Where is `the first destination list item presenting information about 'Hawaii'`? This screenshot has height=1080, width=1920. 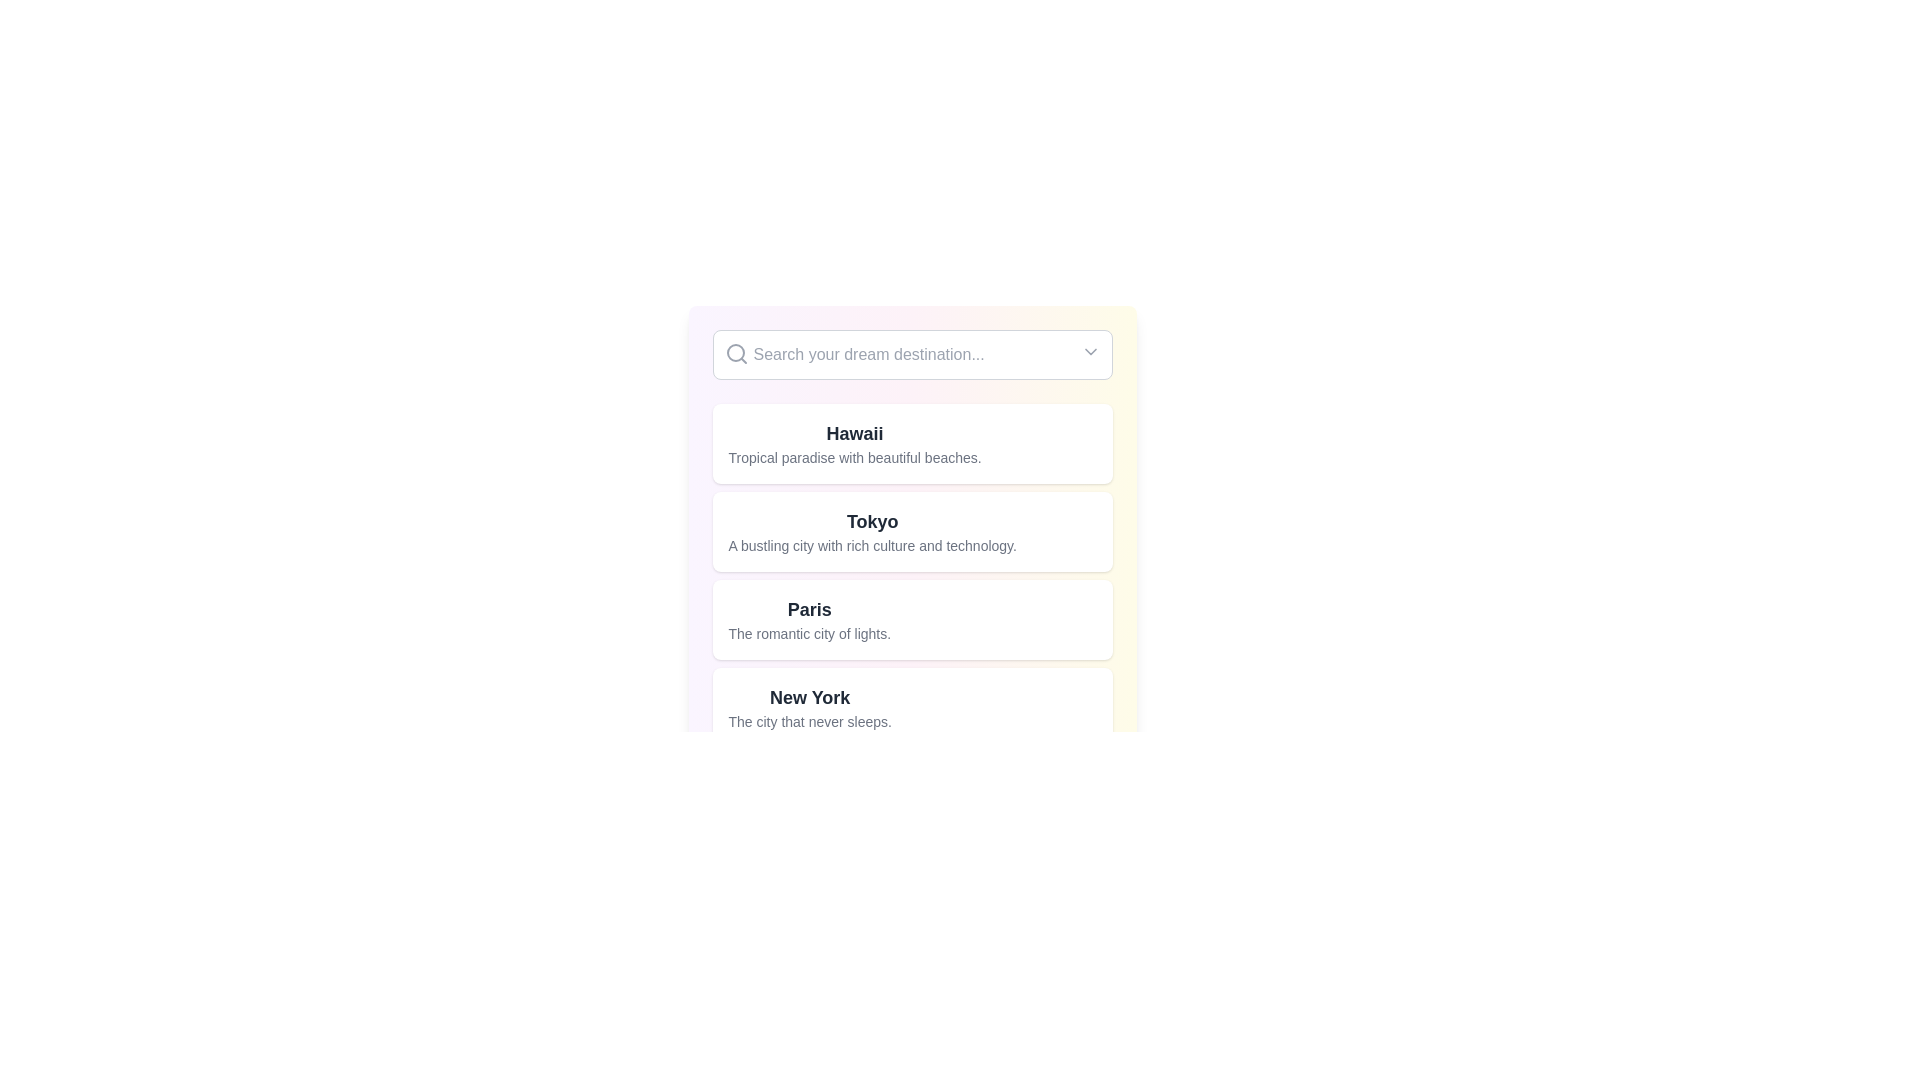 the first destination list item presenting information about 'Hawaii' is located at coordinates (855, 442).